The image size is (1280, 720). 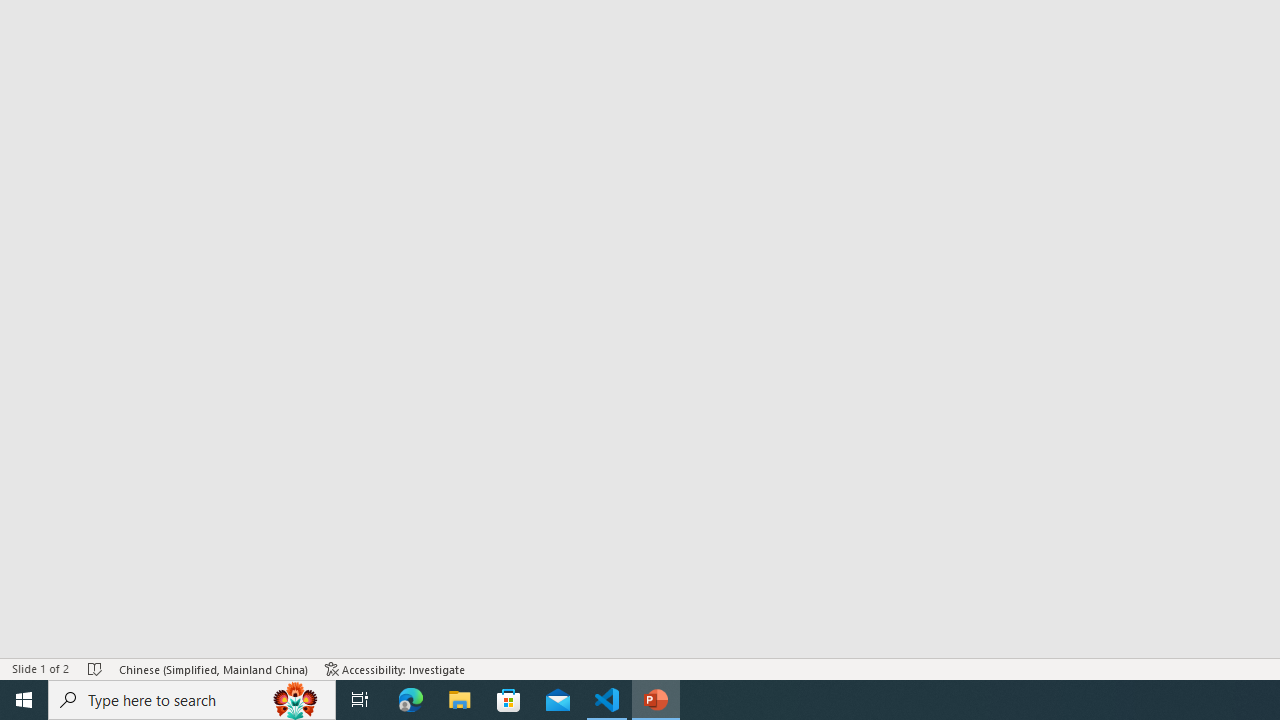 What do you see at coordinates (395, 669) in the screenshot?
I see `'Accessibility Checker Accessibility: Investigate'` at bounding box center [395, 669].